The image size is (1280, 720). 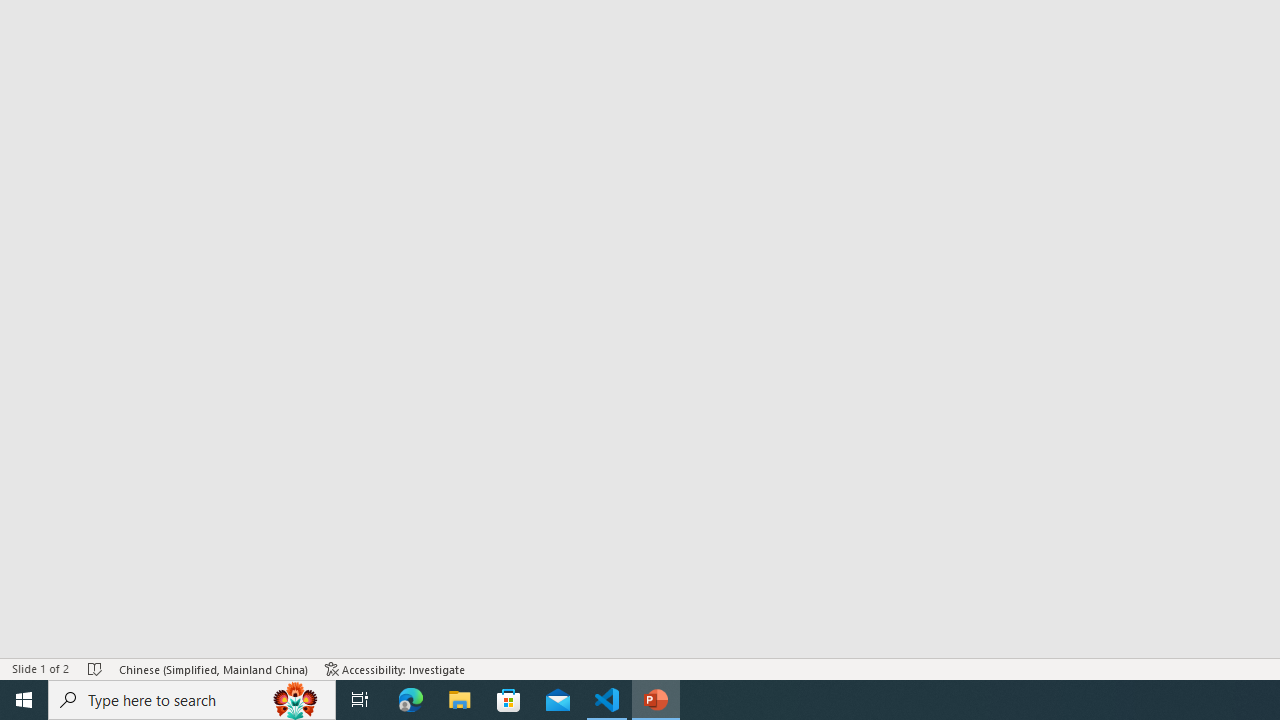 What do you see at coordinates (395, 669) in the screenshot?
I see `'Accessibility Checker Accessibility: Investigate'` at bounding box center [395, 669].